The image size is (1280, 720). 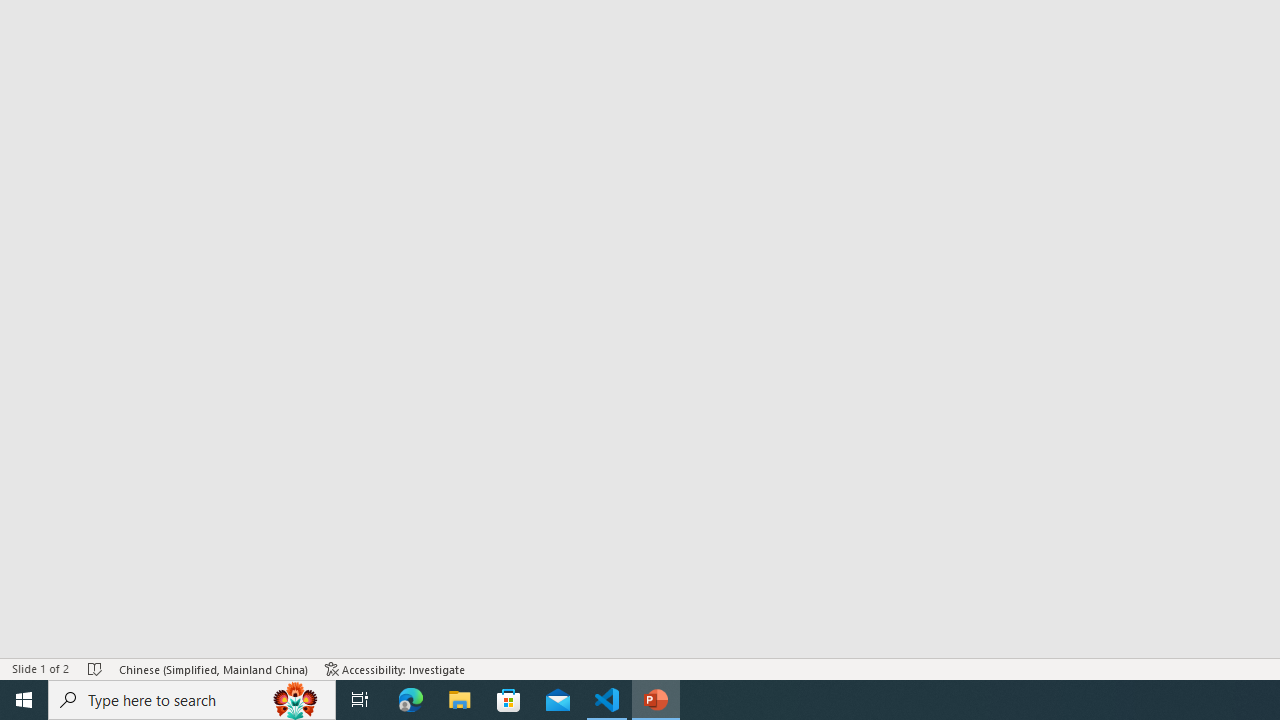 What do you see at coordinates (395, 669) in the screenshot?
I see `'Accessibility Checker Accessibility: Investigate'` at bounding box center [395, 669].